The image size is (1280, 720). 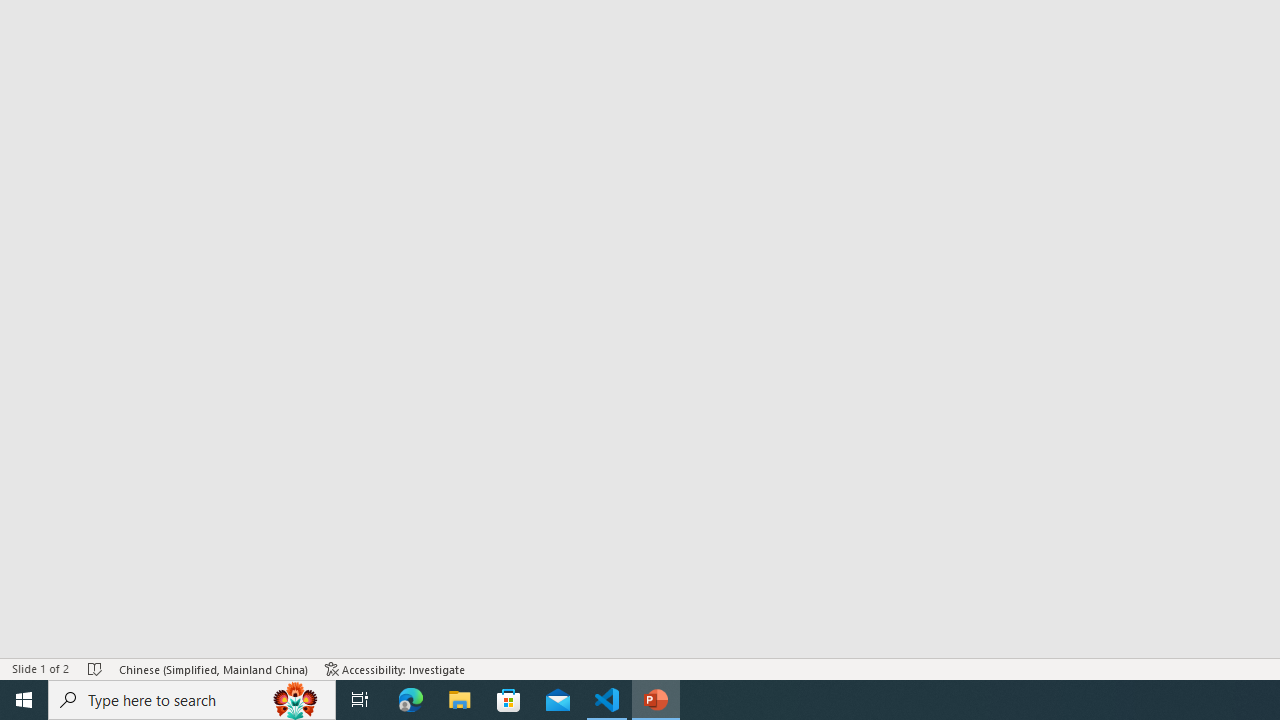 What do you see at coordinates (395, 669) in the screenshot?
I see `'Accessibility Checker Accessibility: Investigate'` at bounding box center [395, 669].